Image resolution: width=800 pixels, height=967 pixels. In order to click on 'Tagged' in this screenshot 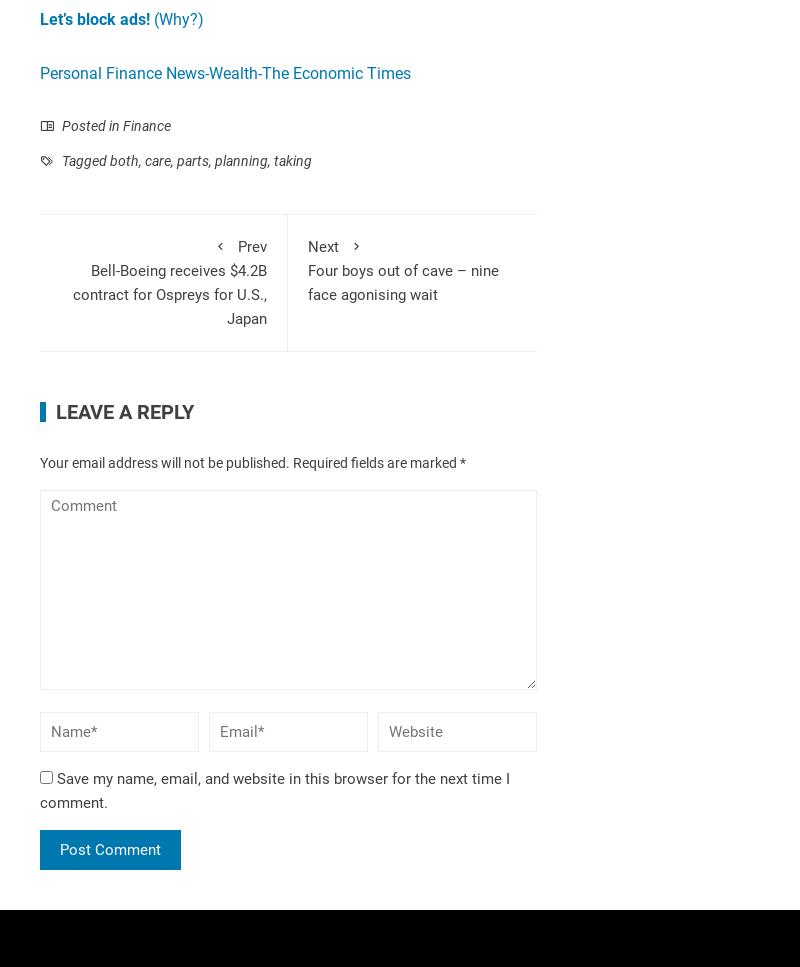, I will do `click(84, 160)`.